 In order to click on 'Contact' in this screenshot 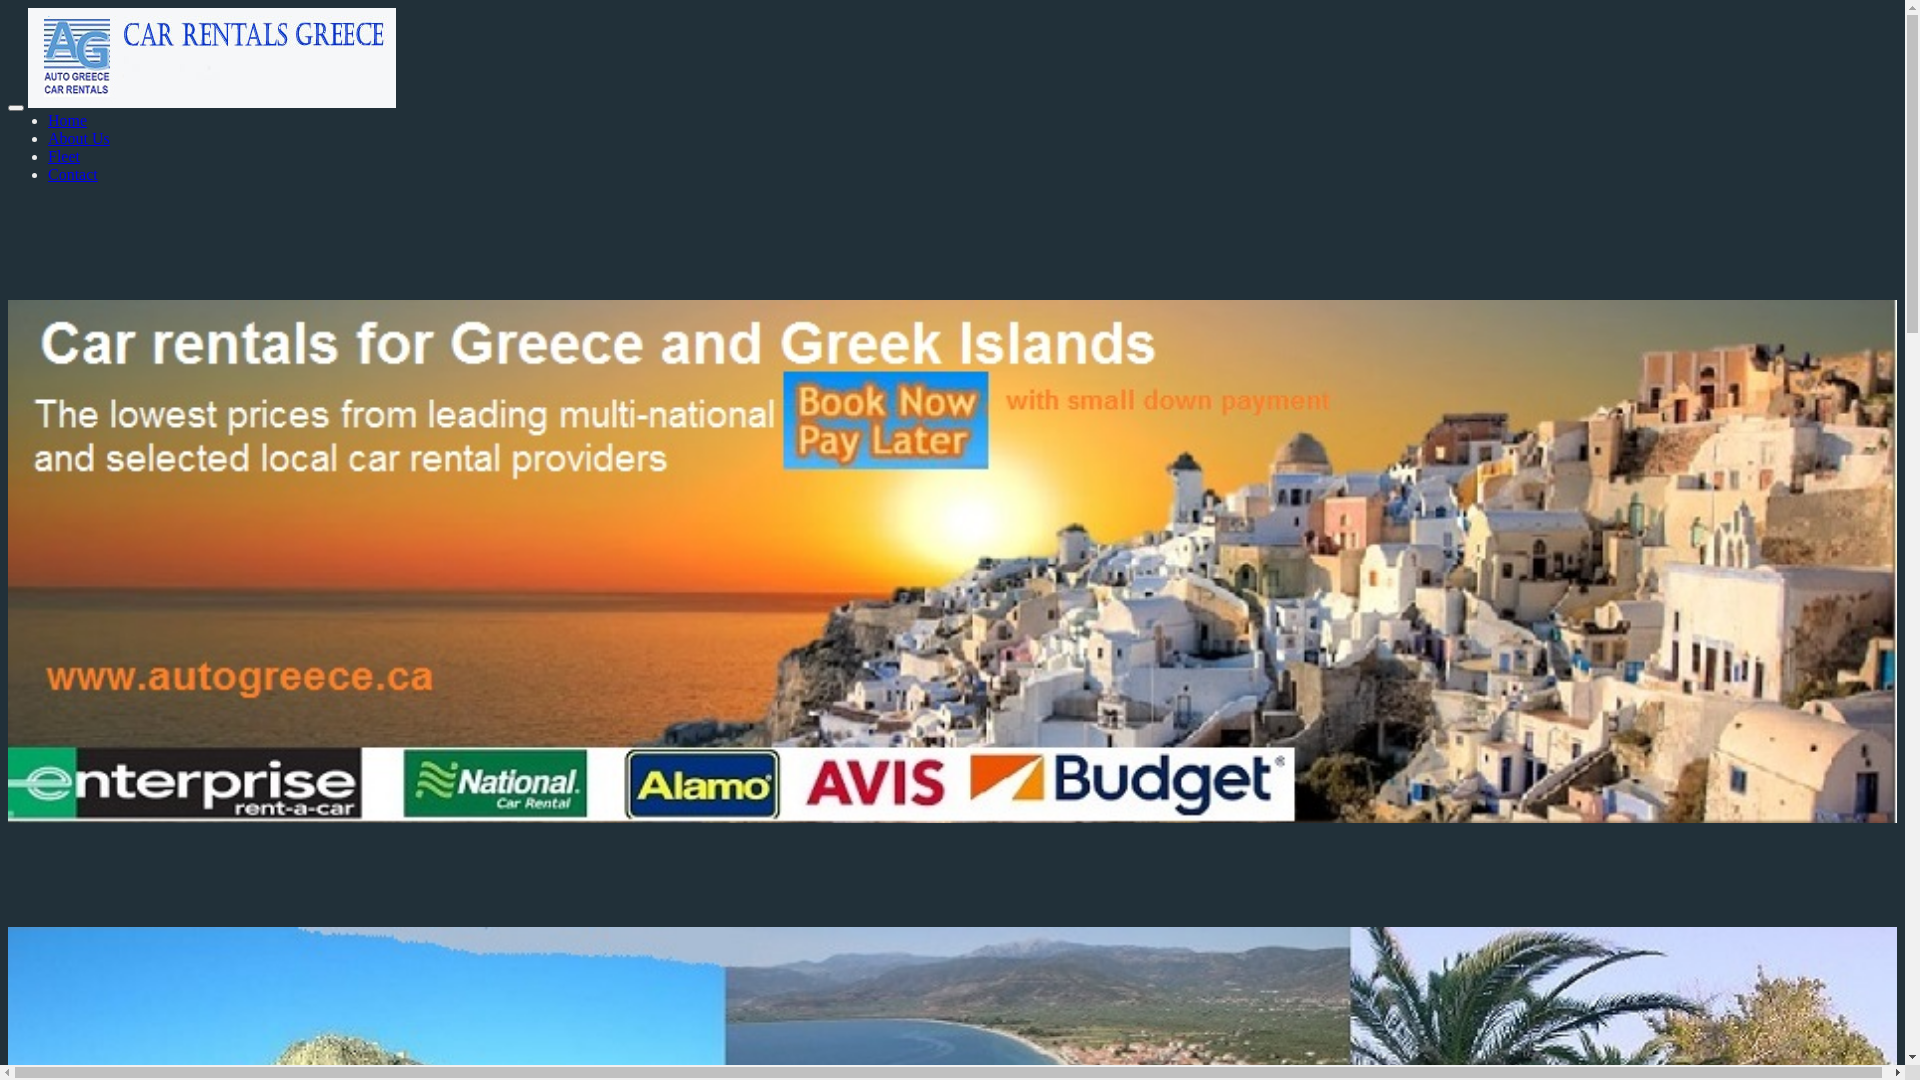, I will do `click(72, 173)`.